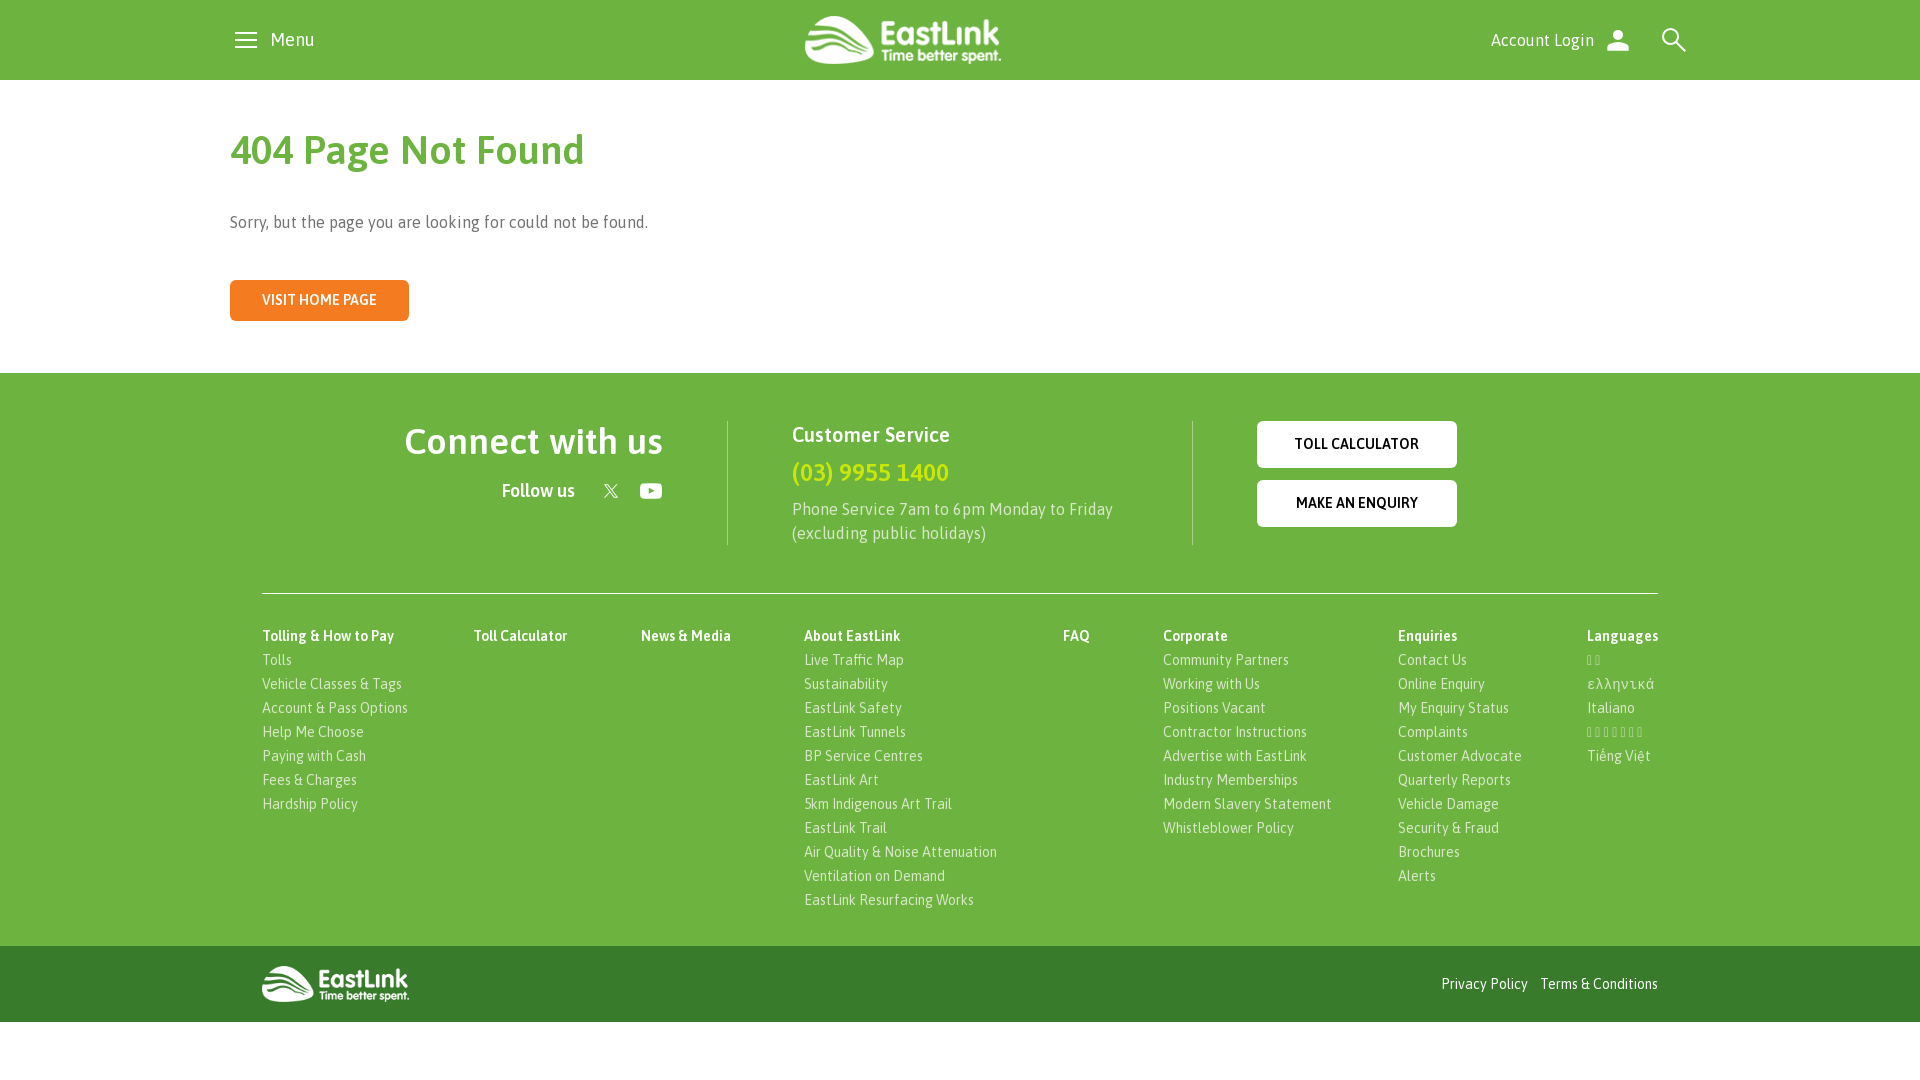 The image size is (1920, 1080). Describe the element at coordinates (1357, 502) in the screenshot. I see `'MAKE AN ENQUIRY'` at that location.